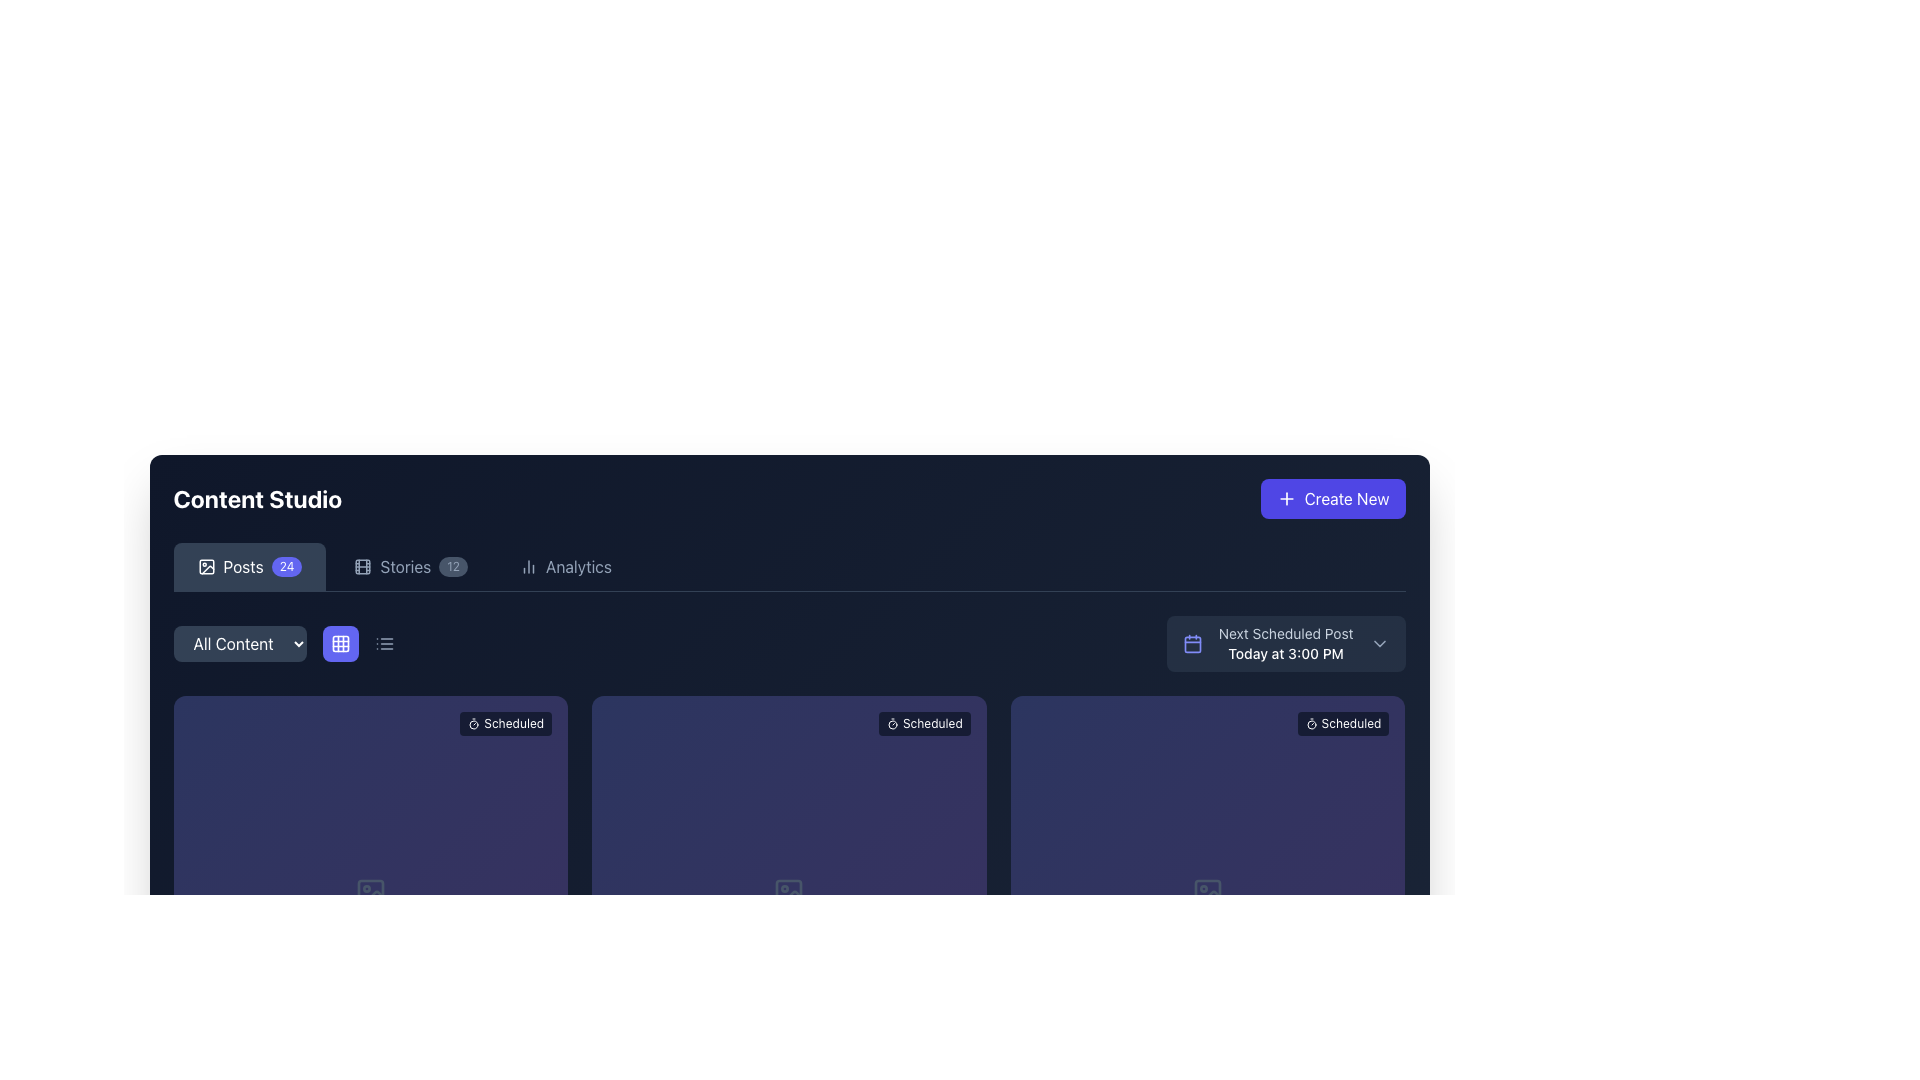  Describe the element at coordinates (404, 567) in the screenshot. I see `the 'Stories' text label, which is positioned to the right of a film icon` at that location.